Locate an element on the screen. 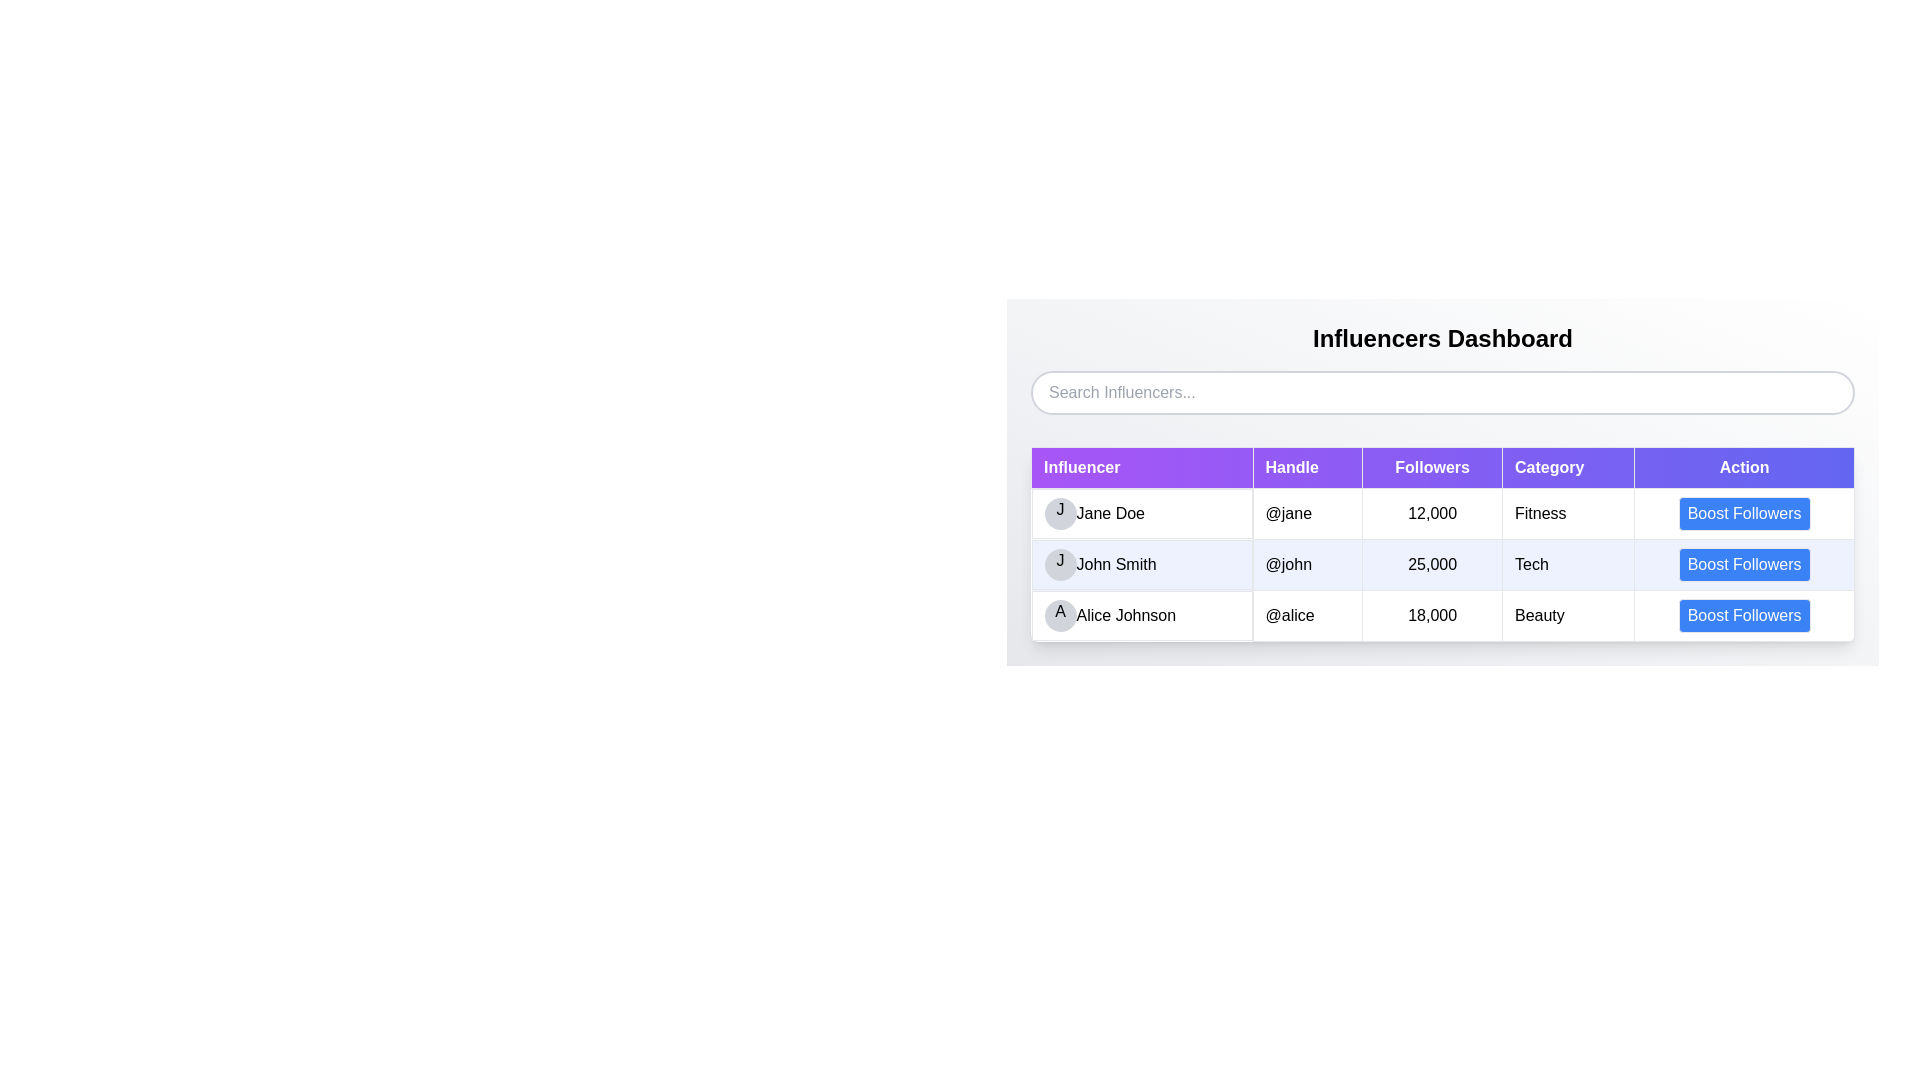 The image size is (1920, 1080). text displayed in the Text Display element that shows '@jane' located in the 'Handle' column of the table, aligned with 'Jane Doe' in the 'Influencer' column is located at coordinates (1307, 512).